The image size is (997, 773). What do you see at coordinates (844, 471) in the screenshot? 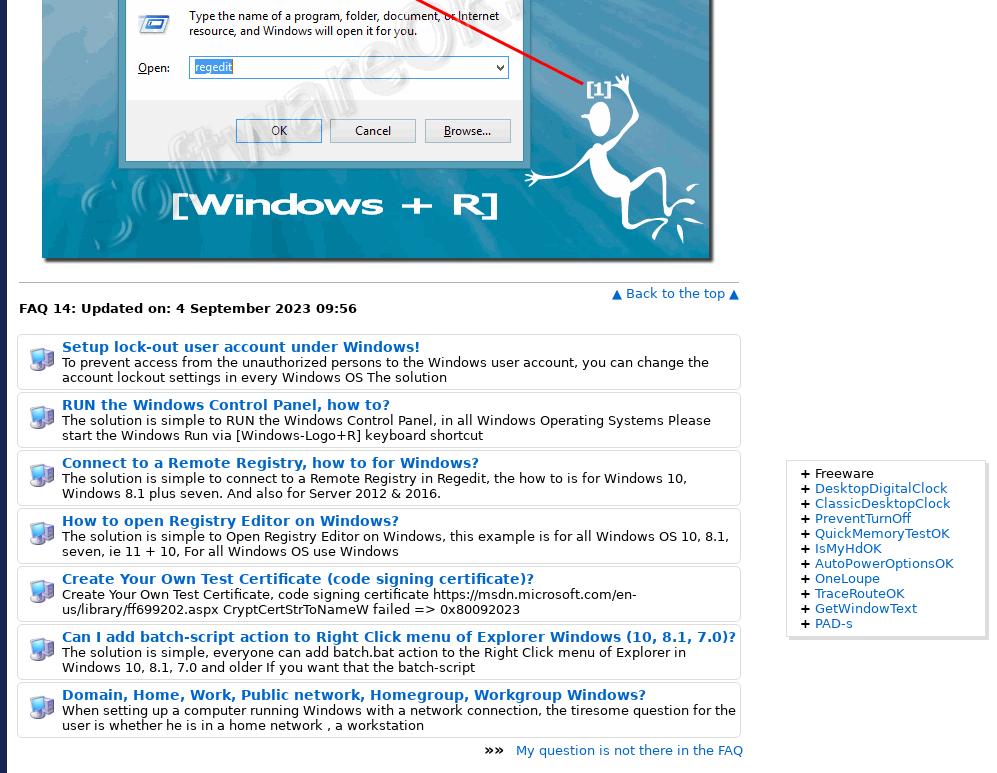
I see `'Freeware'` at bounding box center [844, 471].